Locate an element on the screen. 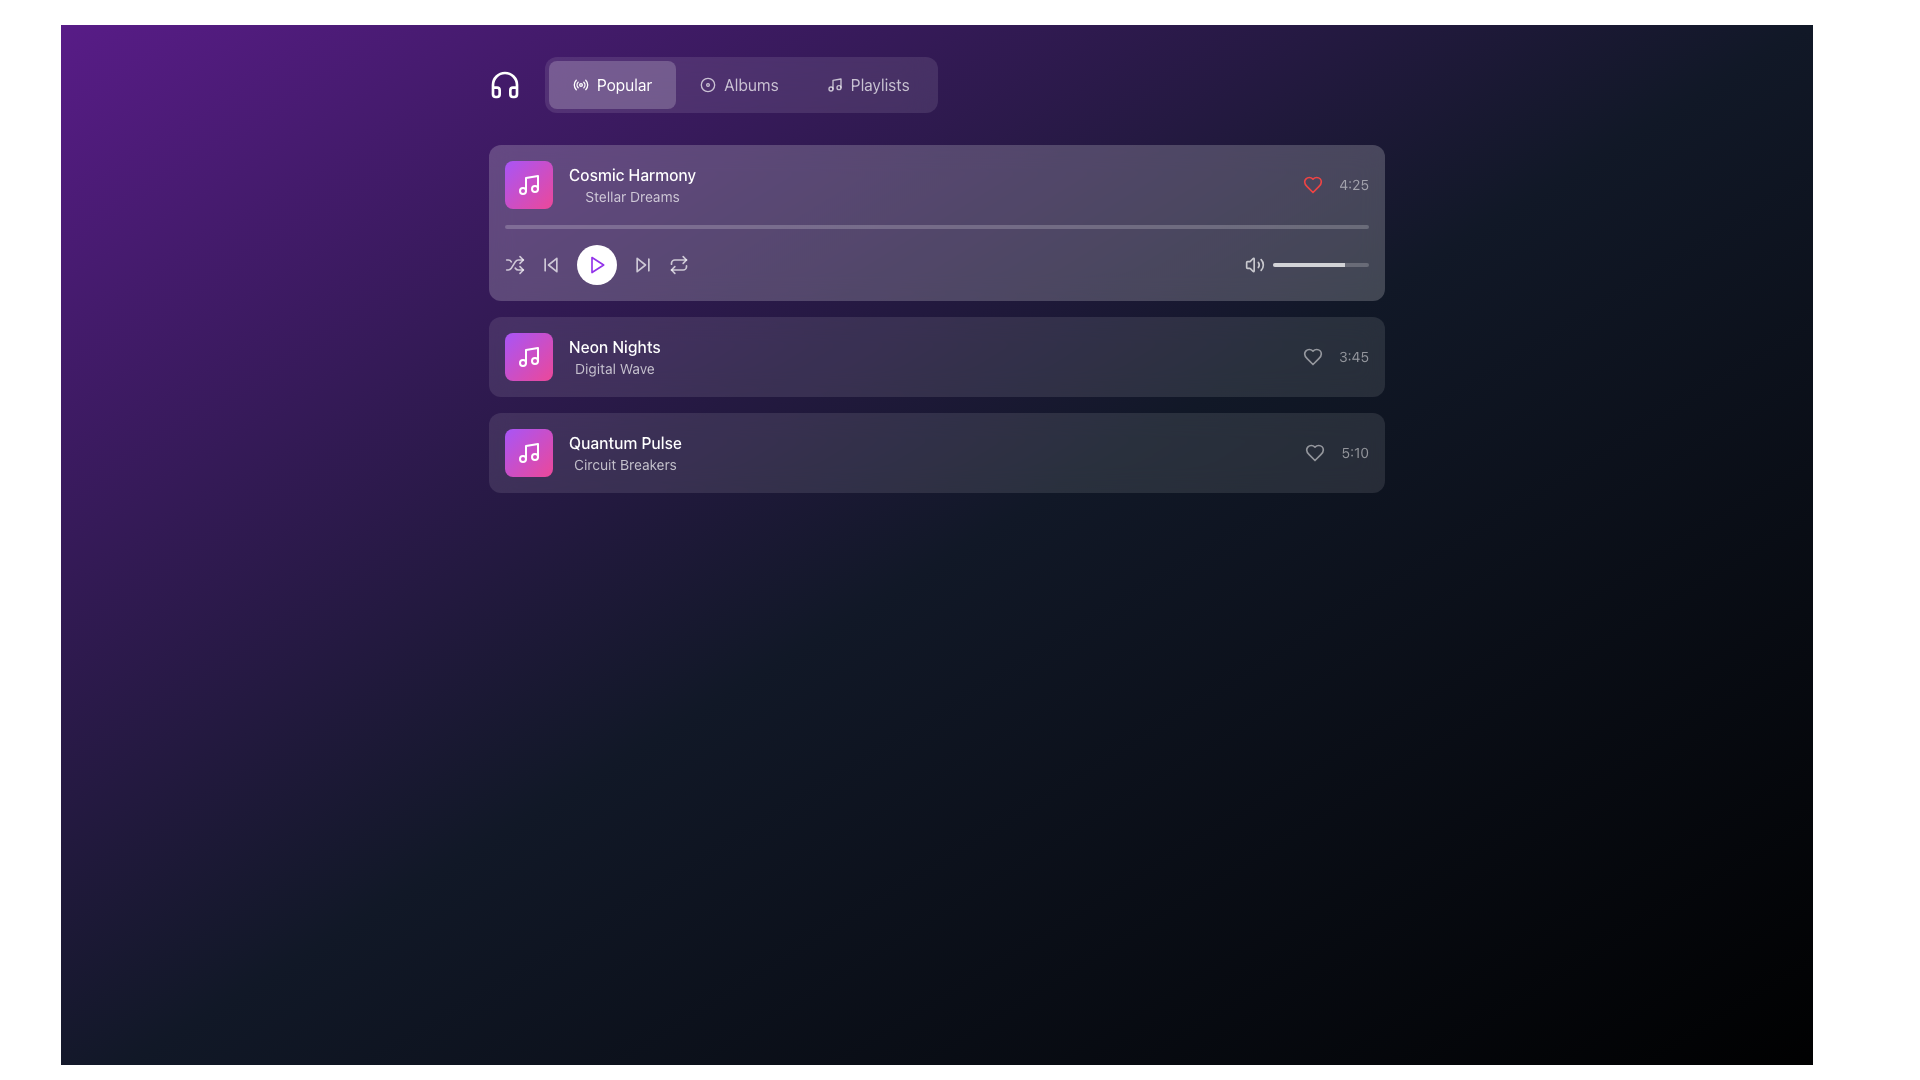 Image resolution: width=1920 pixels, height=1080 pixels. the second text label indicating additional information about the 'Quantum Pulse' entry in the playlist is located at coordinates (624, 465).